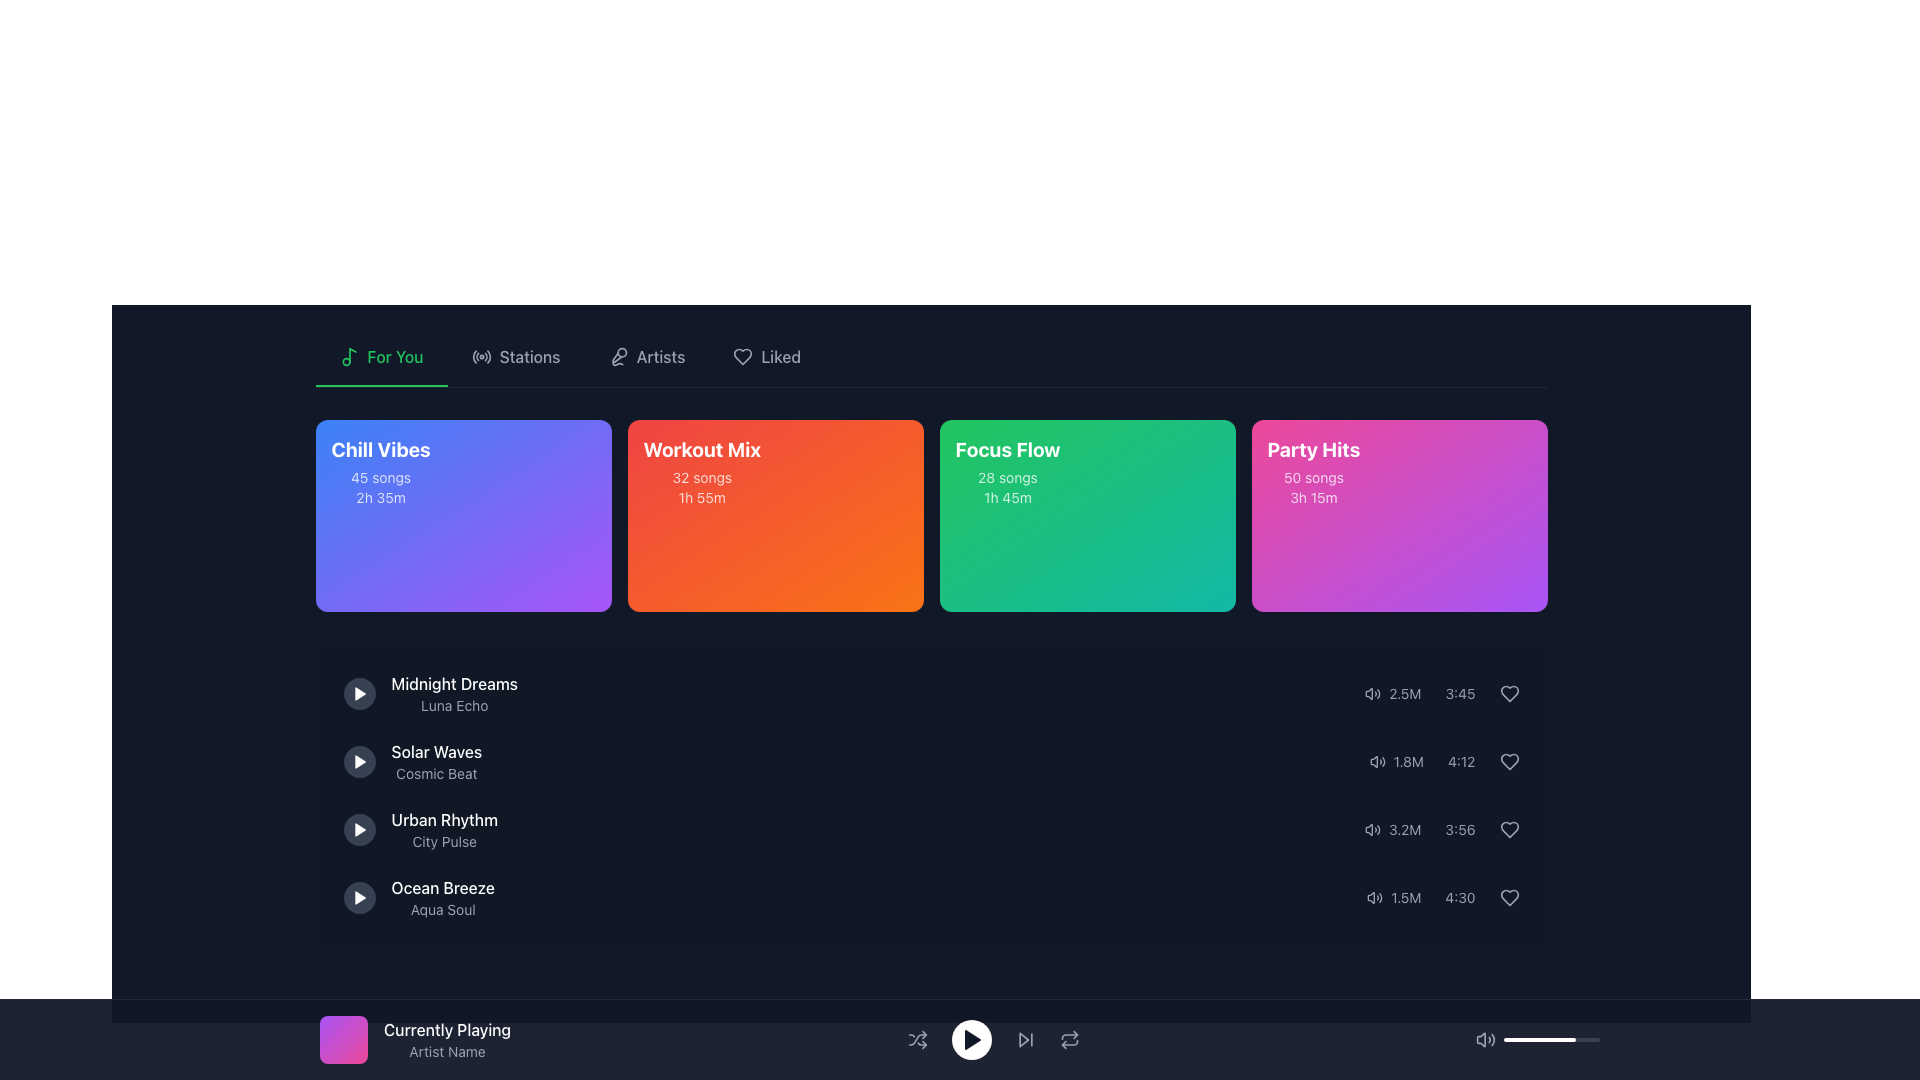 The height and width of the screenshot is (1080, 1920). I want to click on slider value, so click(1560, 1039).